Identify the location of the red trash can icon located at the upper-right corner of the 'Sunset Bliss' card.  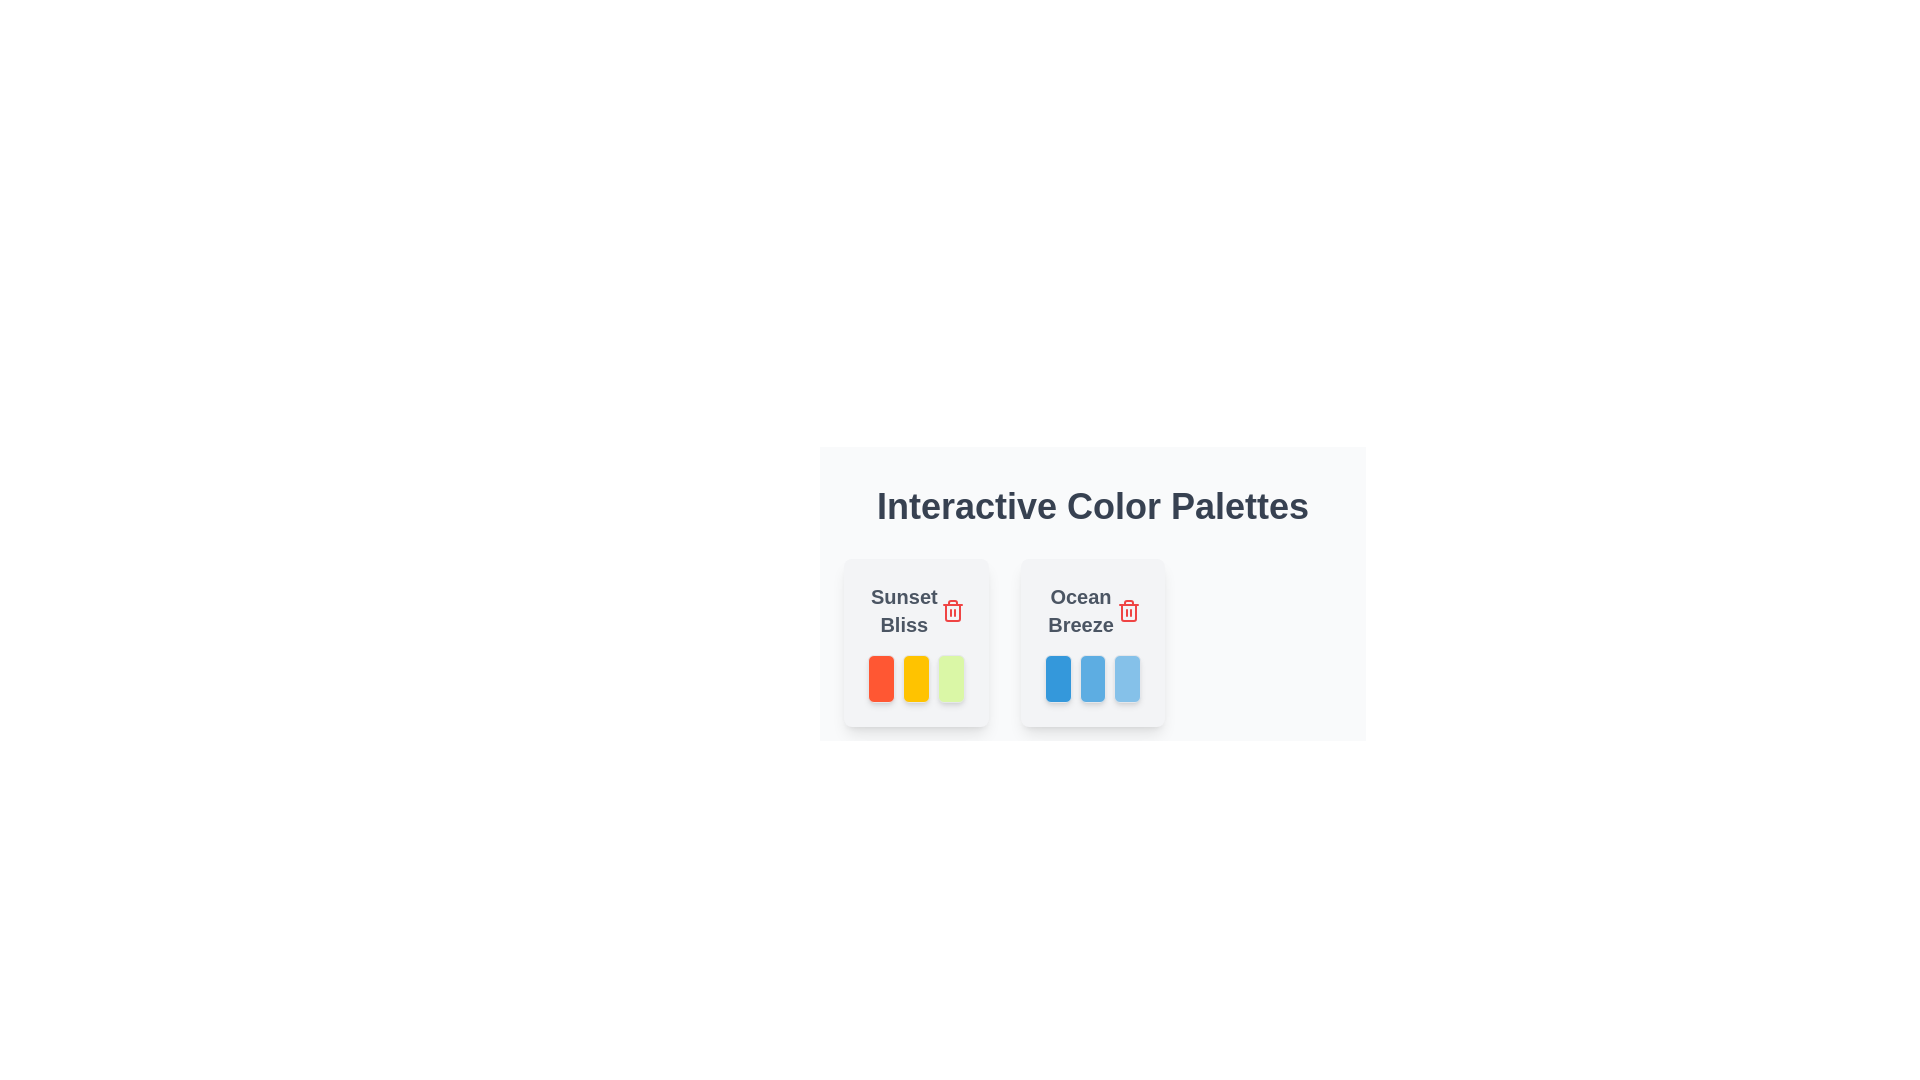
(951, 609).